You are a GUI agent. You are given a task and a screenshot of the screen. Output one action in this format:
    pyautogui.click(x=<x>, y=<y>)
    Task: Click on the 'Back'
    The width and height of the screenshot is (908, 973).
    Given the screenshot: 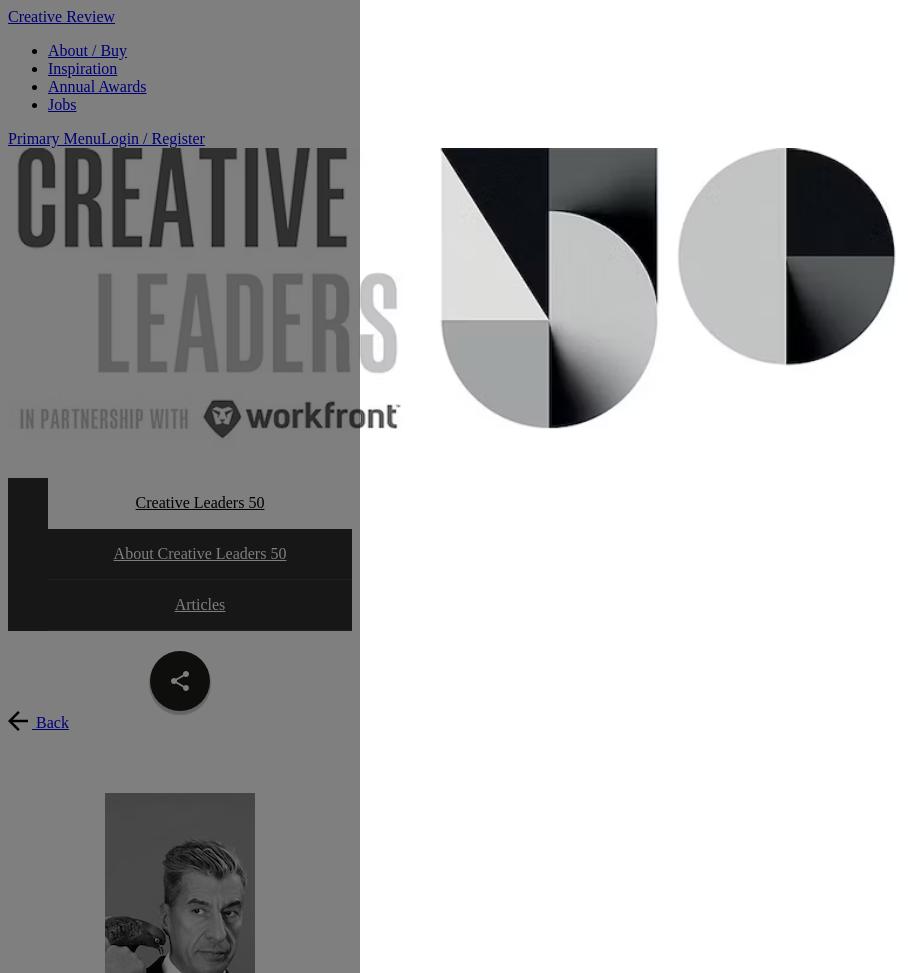 What is the action you would take?
    pyautogui.click(x=50, y=722)
    